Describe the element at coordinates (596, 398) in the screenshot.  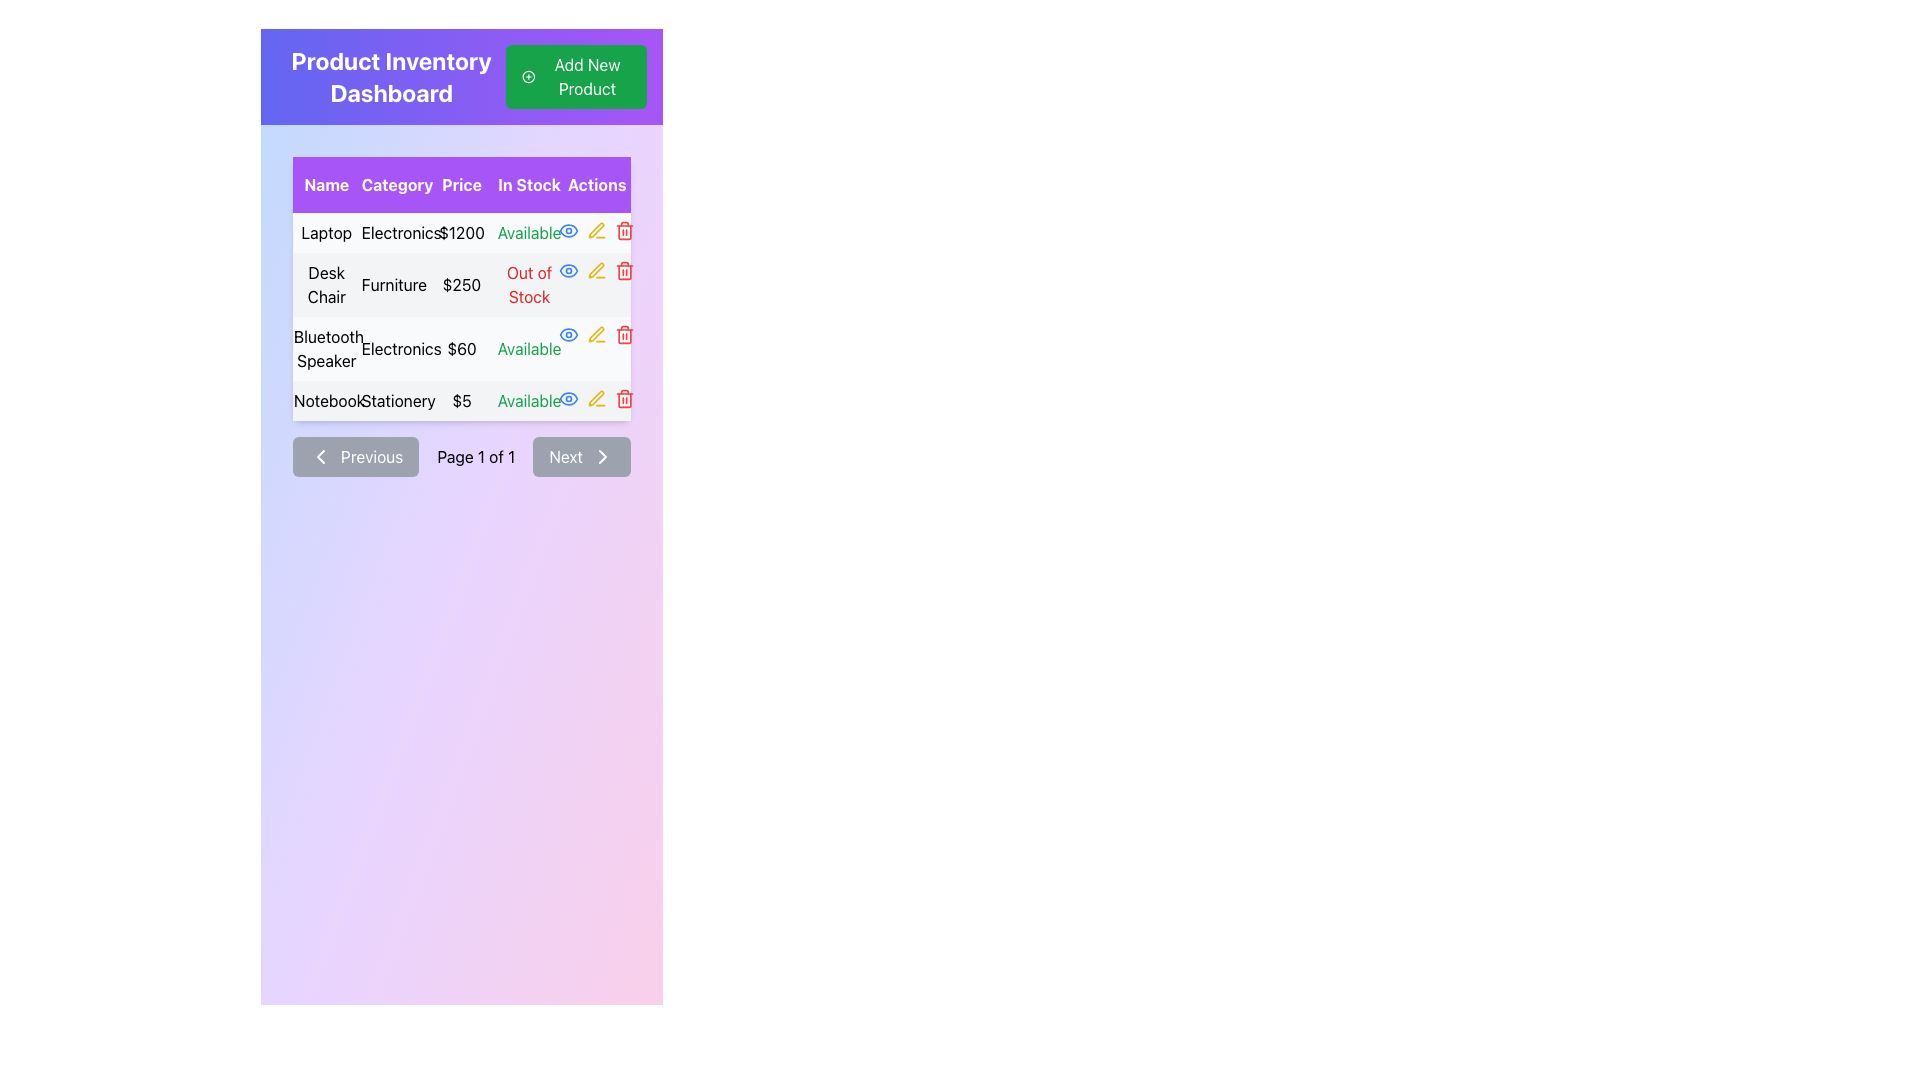
I see `the edit button located in the 'Actions' column of the last row of the table, which is the third icon in that row` at that location.